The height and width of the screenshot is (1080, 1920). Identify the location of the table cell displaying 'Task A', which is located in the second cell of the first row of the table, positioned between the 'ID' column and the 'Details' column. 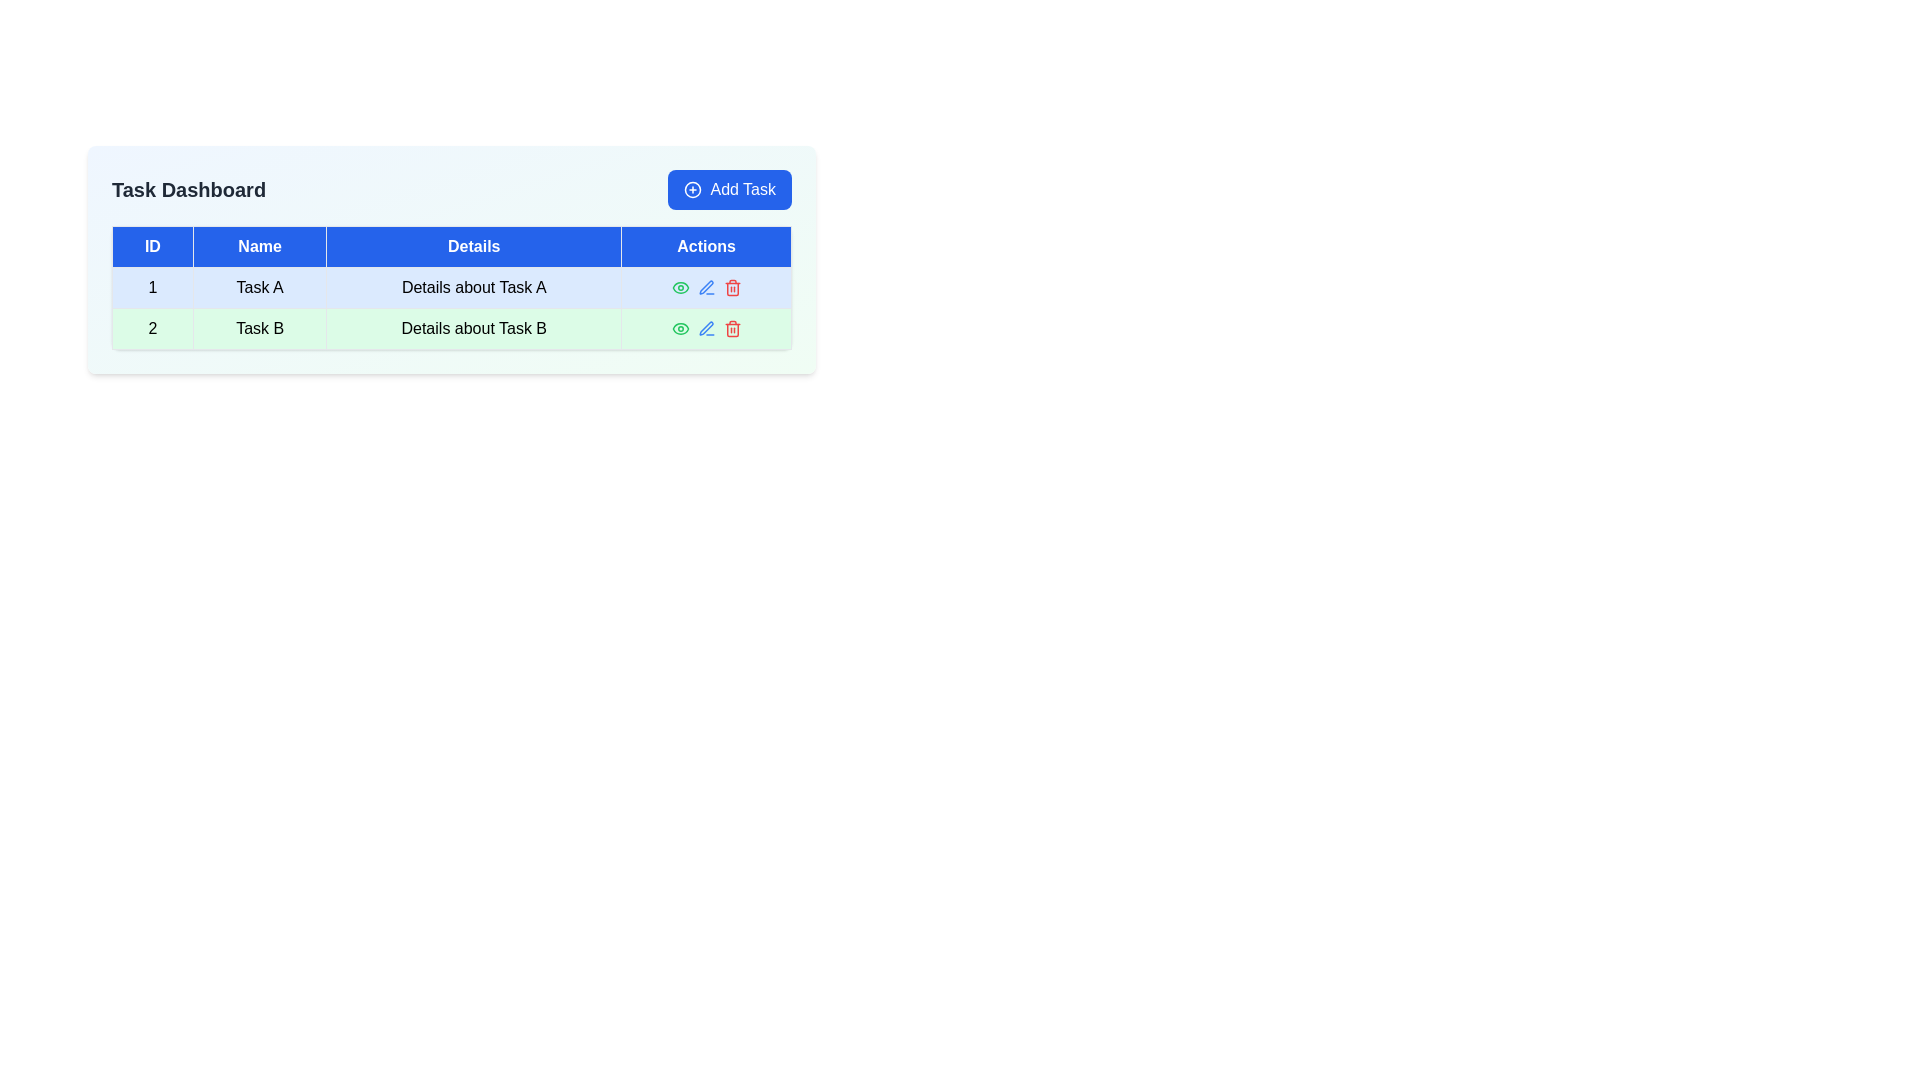
(259, 288).